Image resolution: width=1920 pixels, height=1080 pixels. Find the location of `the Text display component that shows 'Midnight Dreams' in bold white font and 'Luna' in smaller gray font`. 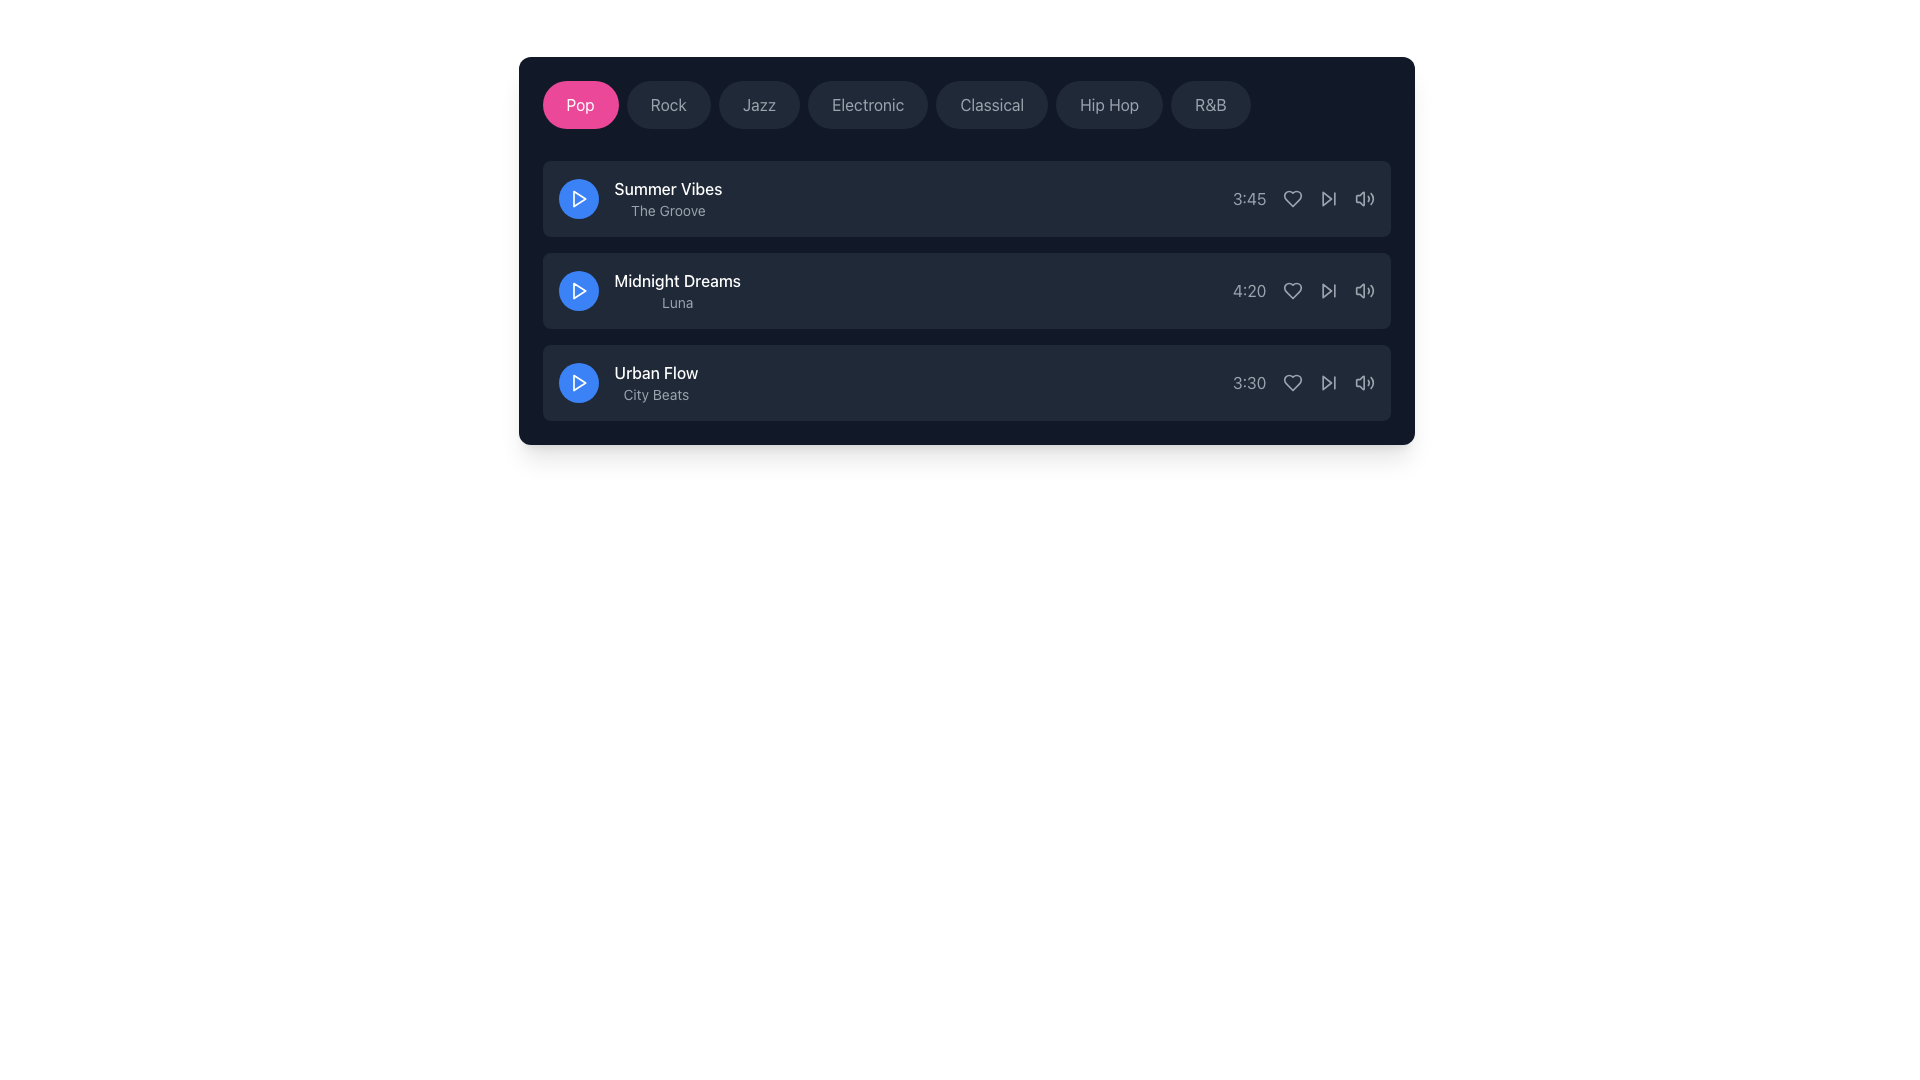

the Text display component that shows 'Midnight Dreams' in bold white font and 'Luna' in smaller gray font is located at coordinates (677, 290).